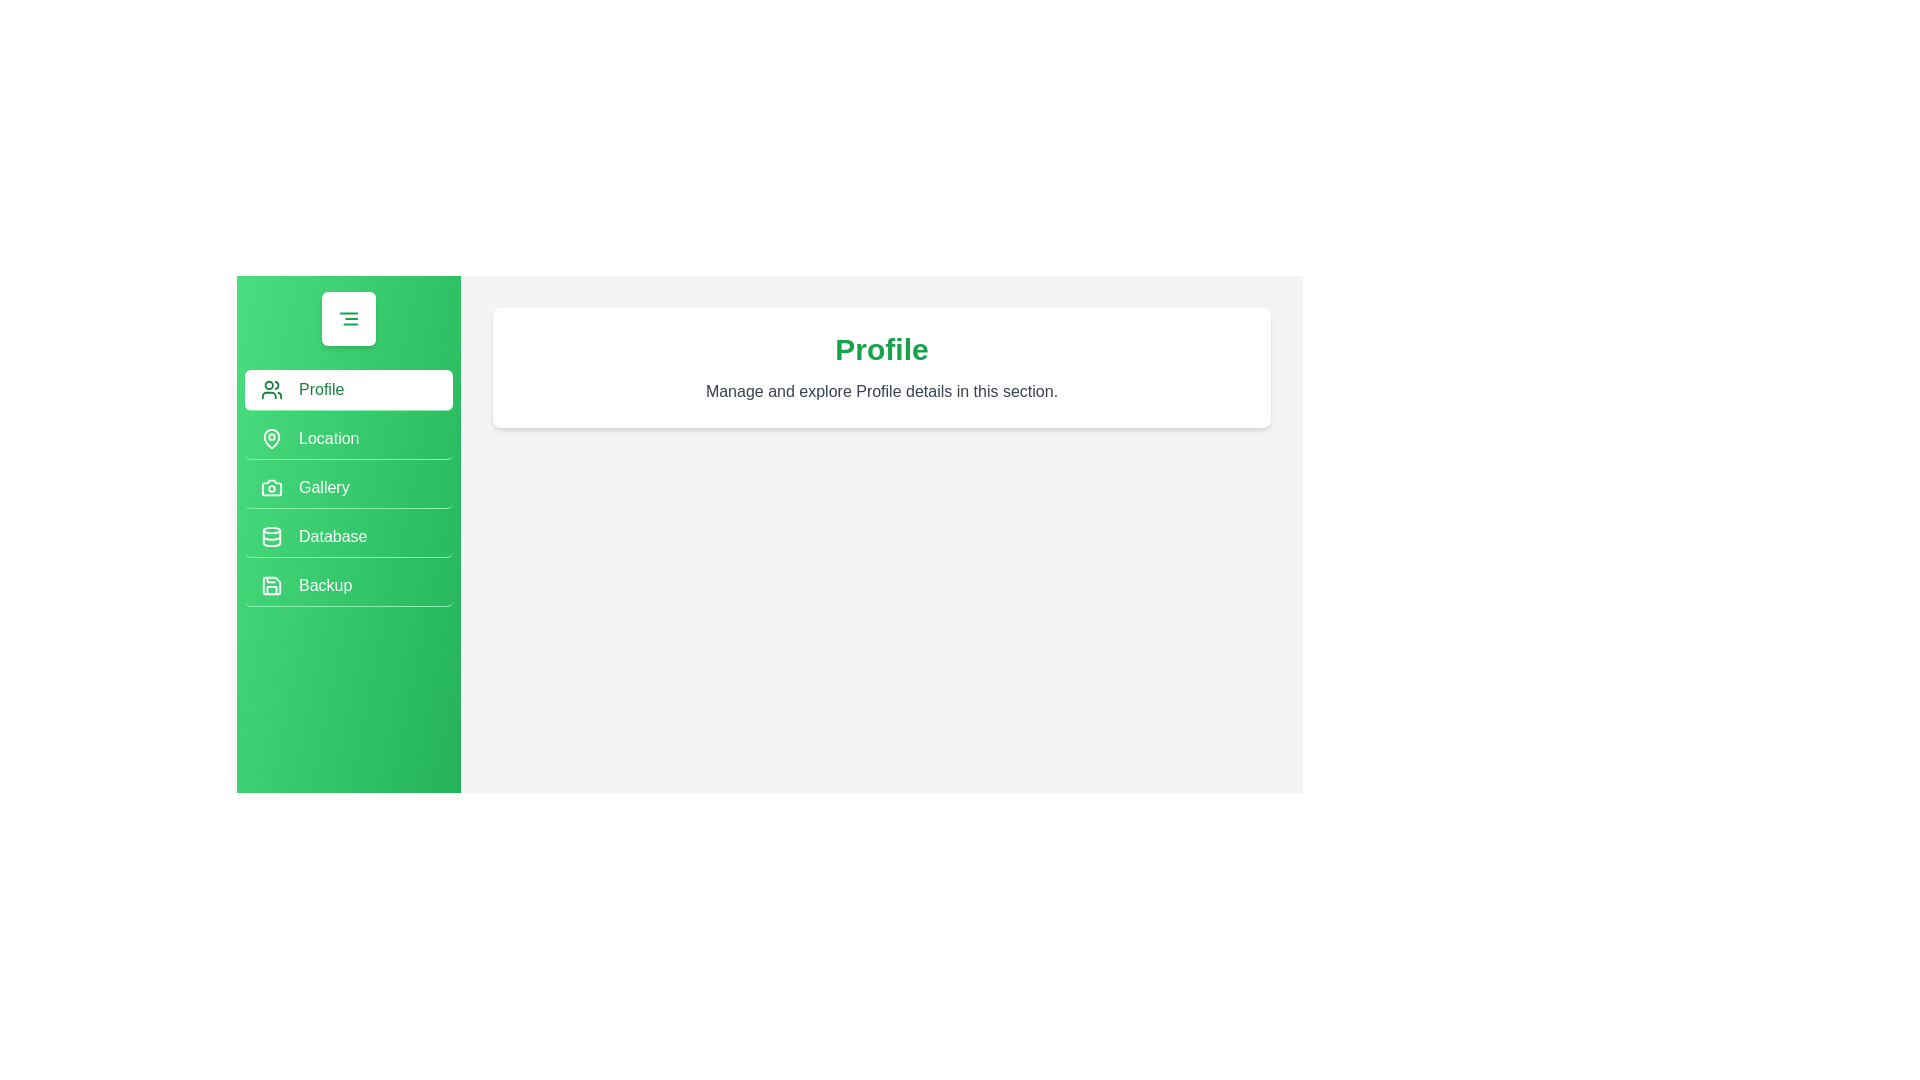 This screenshot has width=1920, height=1080. I want to click on the button with the AlignRight icon to toggle the drawer's state, so click(349, 318).